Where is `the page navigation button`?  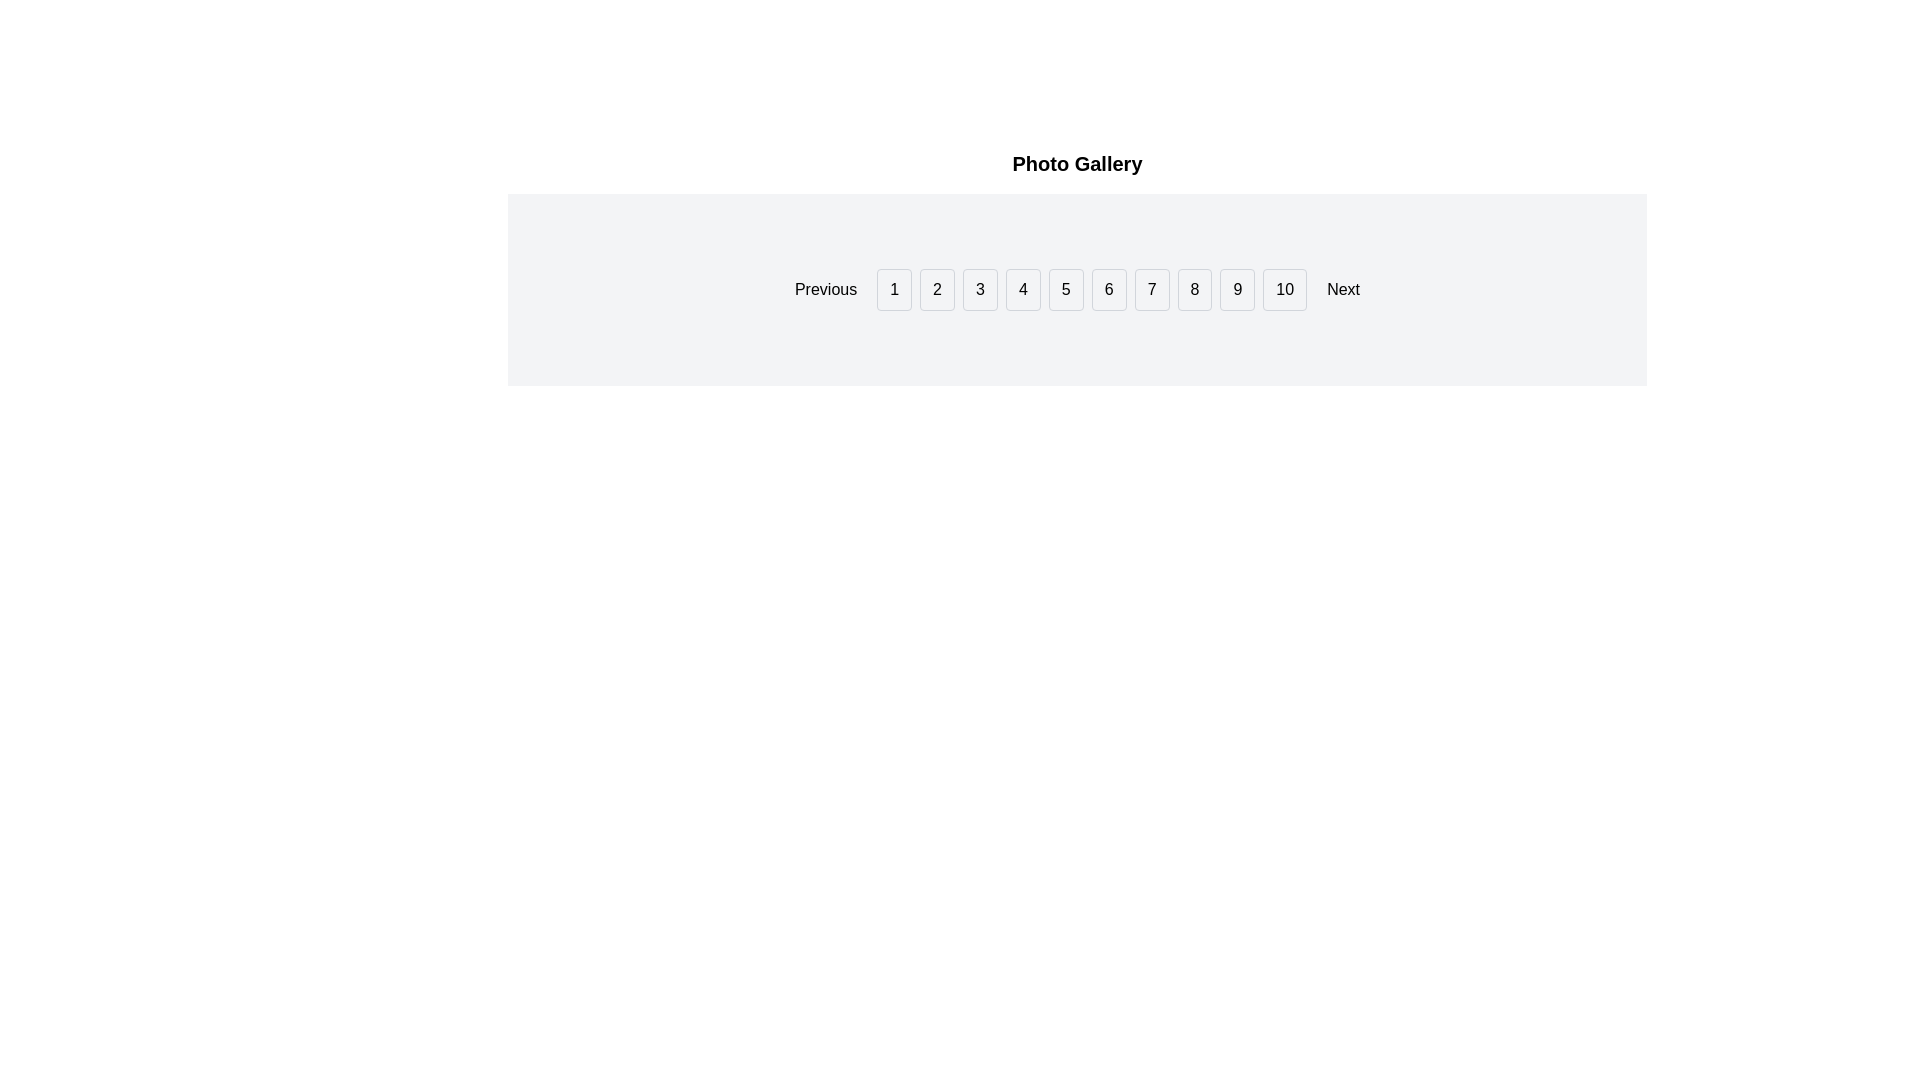 the page navigation button is located at coordinates (1152, 289).